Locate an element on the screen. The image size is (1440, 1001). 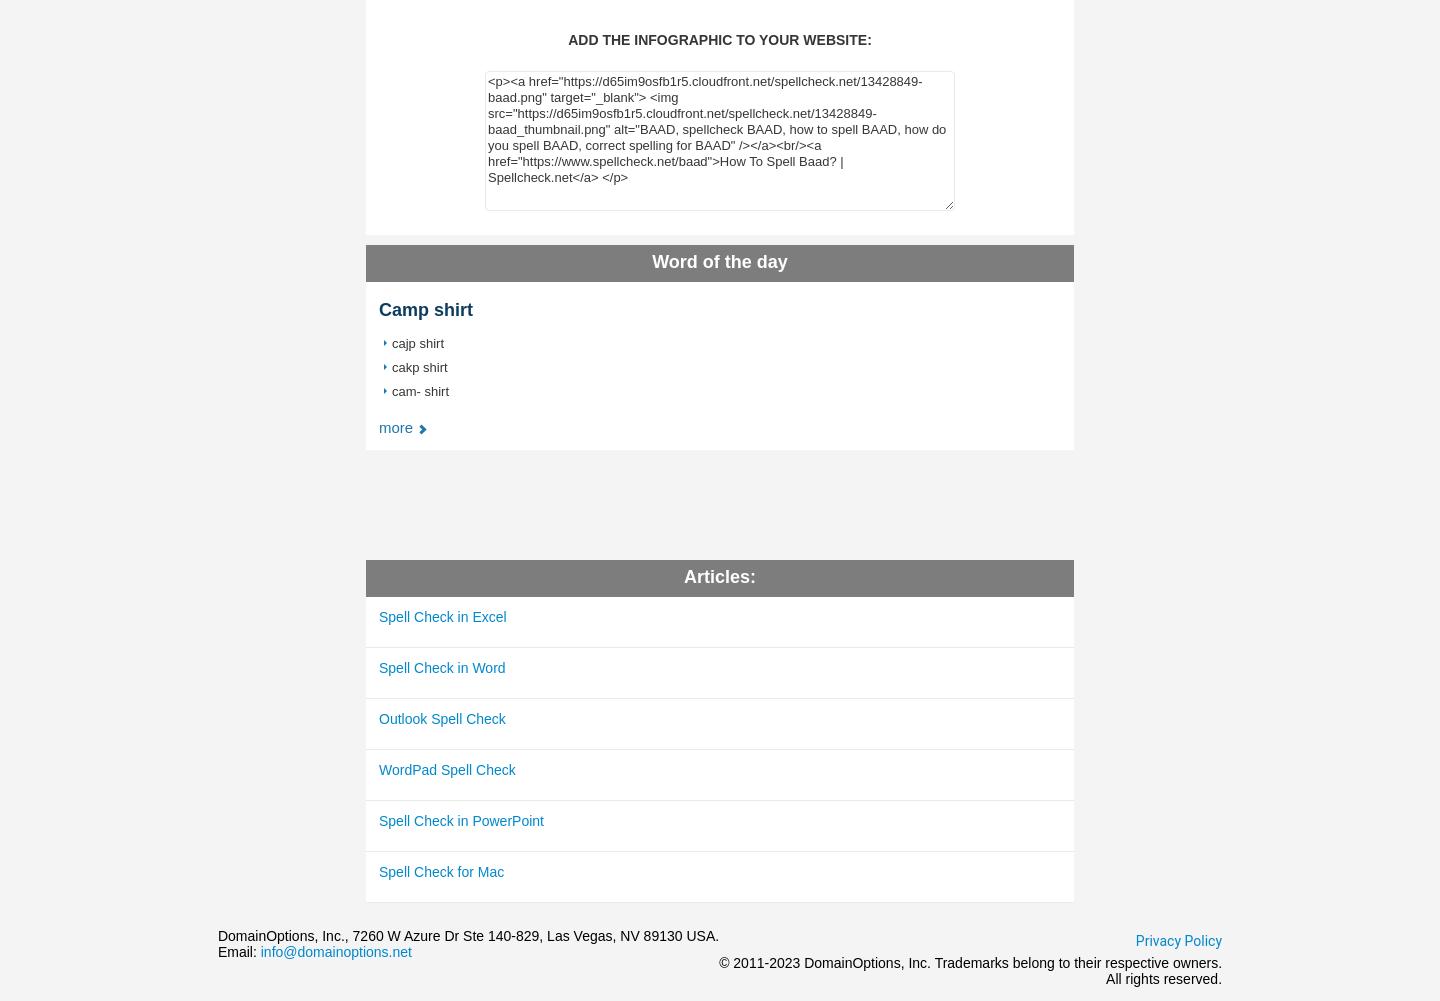
'DomainOptions, Inc., 7260 W Azure Dr Ste 140-829, Las Vegas, NV 89130 USA.' is located at coordinates (468, 935).